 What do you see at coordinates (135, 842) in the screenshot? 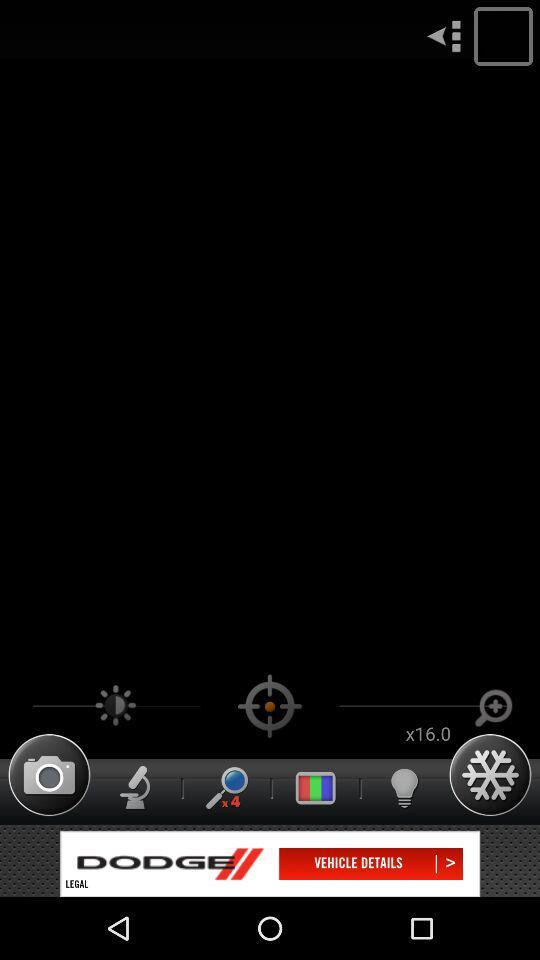
I see `the thumbs_up icon` at bounding box center [135, 842].